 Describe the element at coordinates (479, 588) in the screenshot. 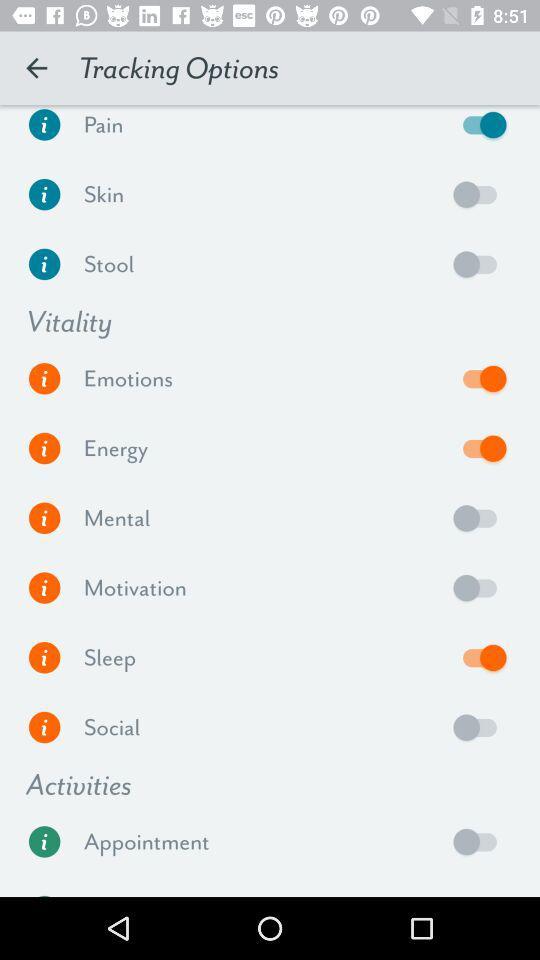

I see `the radio button represented the whether the element is enabled or disabled based user requirement` at that location.